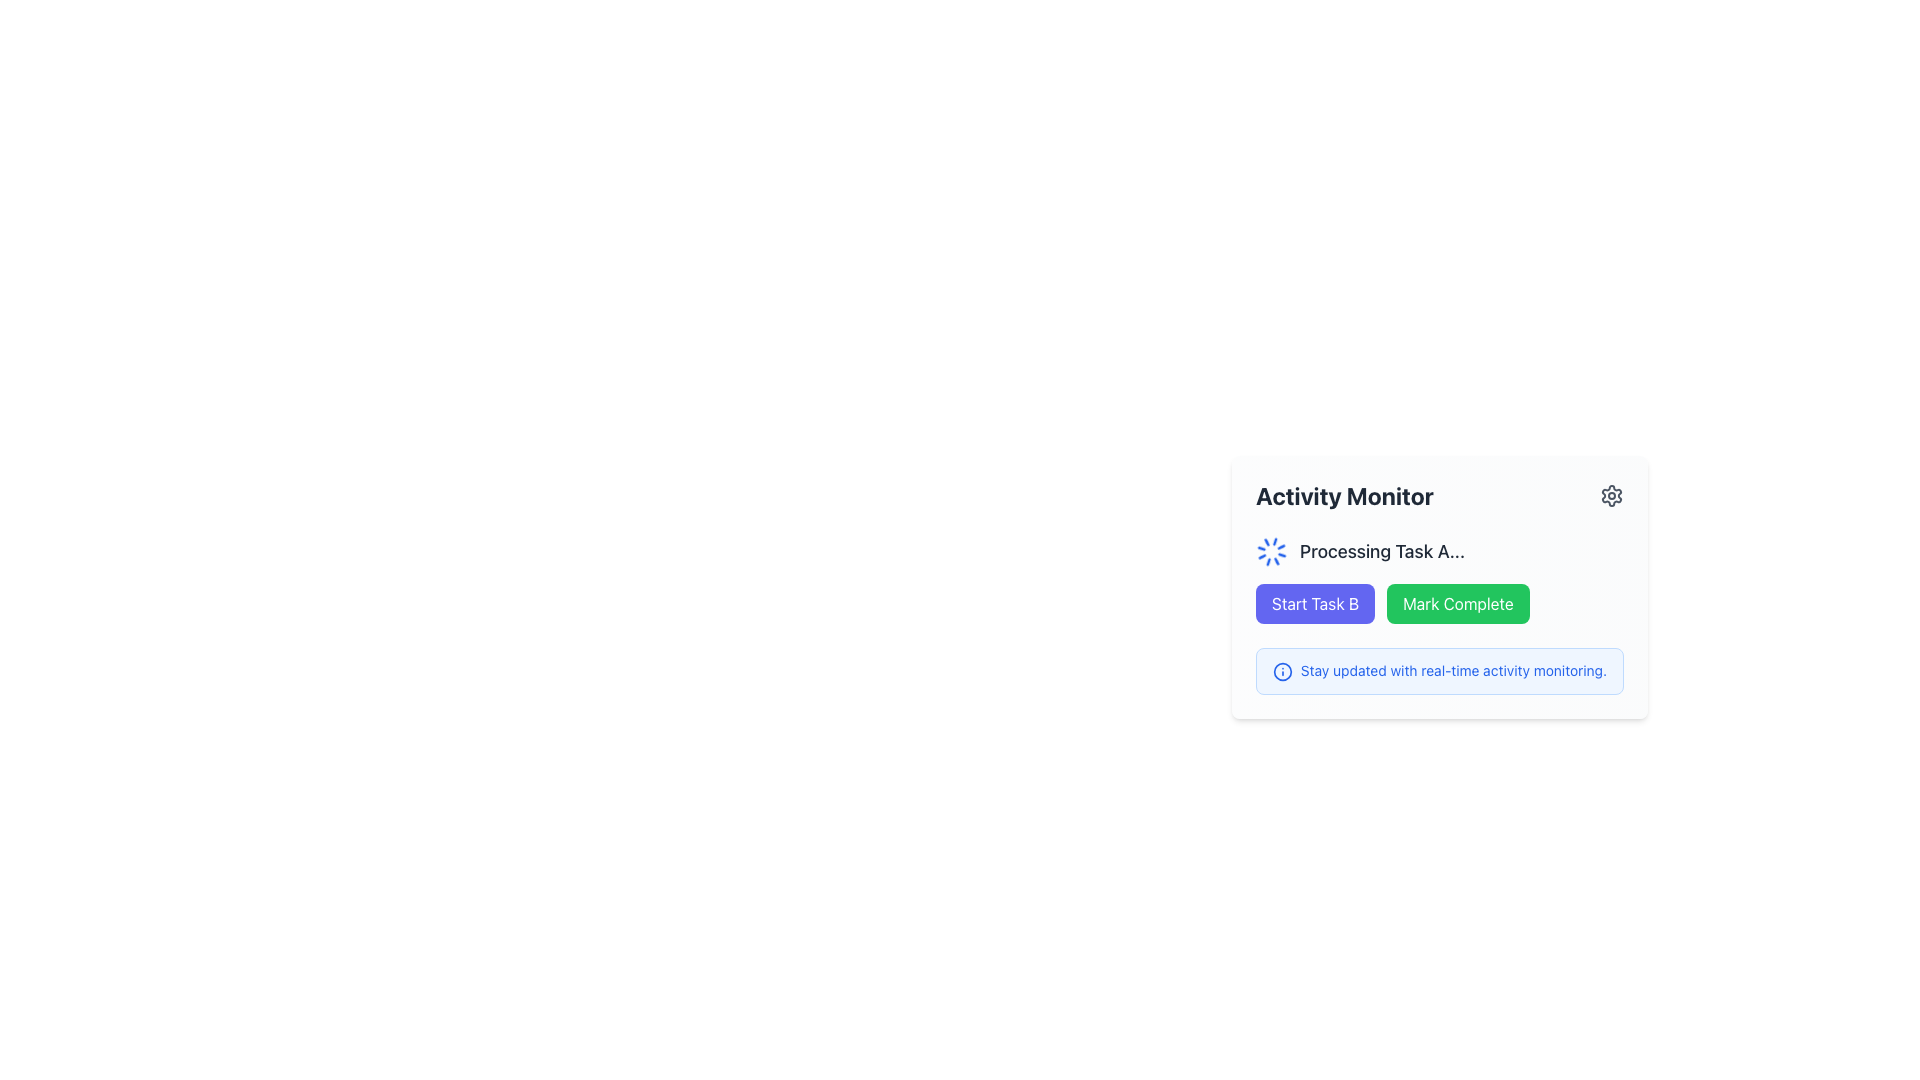 This screenshot has width=1920, height=1080. I want to click on the 'Mark Complete' button with a green background and white text, located in the 'Activity Monitor' box, to observe its hover effects, so click(1440, 585).